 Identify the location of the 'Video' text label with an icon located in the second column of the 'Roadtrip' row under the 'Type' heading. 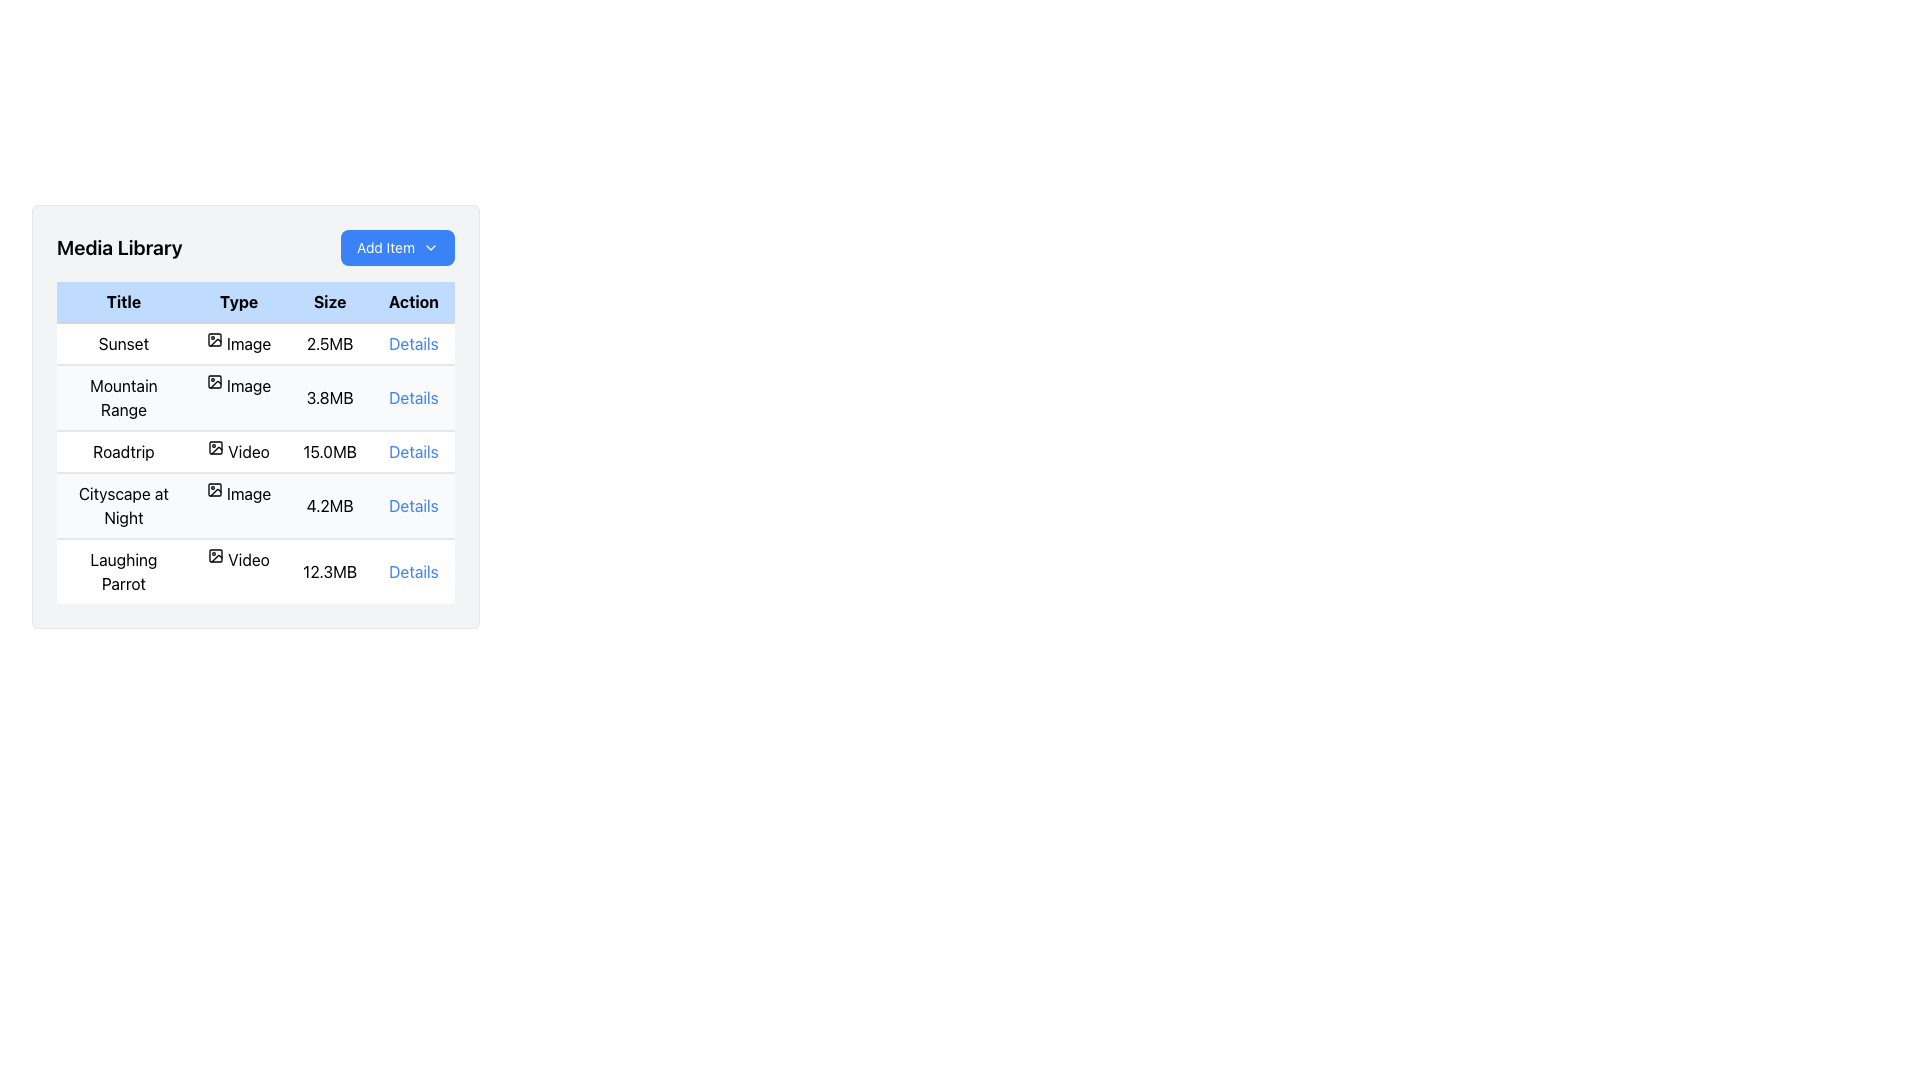
(239, 451).